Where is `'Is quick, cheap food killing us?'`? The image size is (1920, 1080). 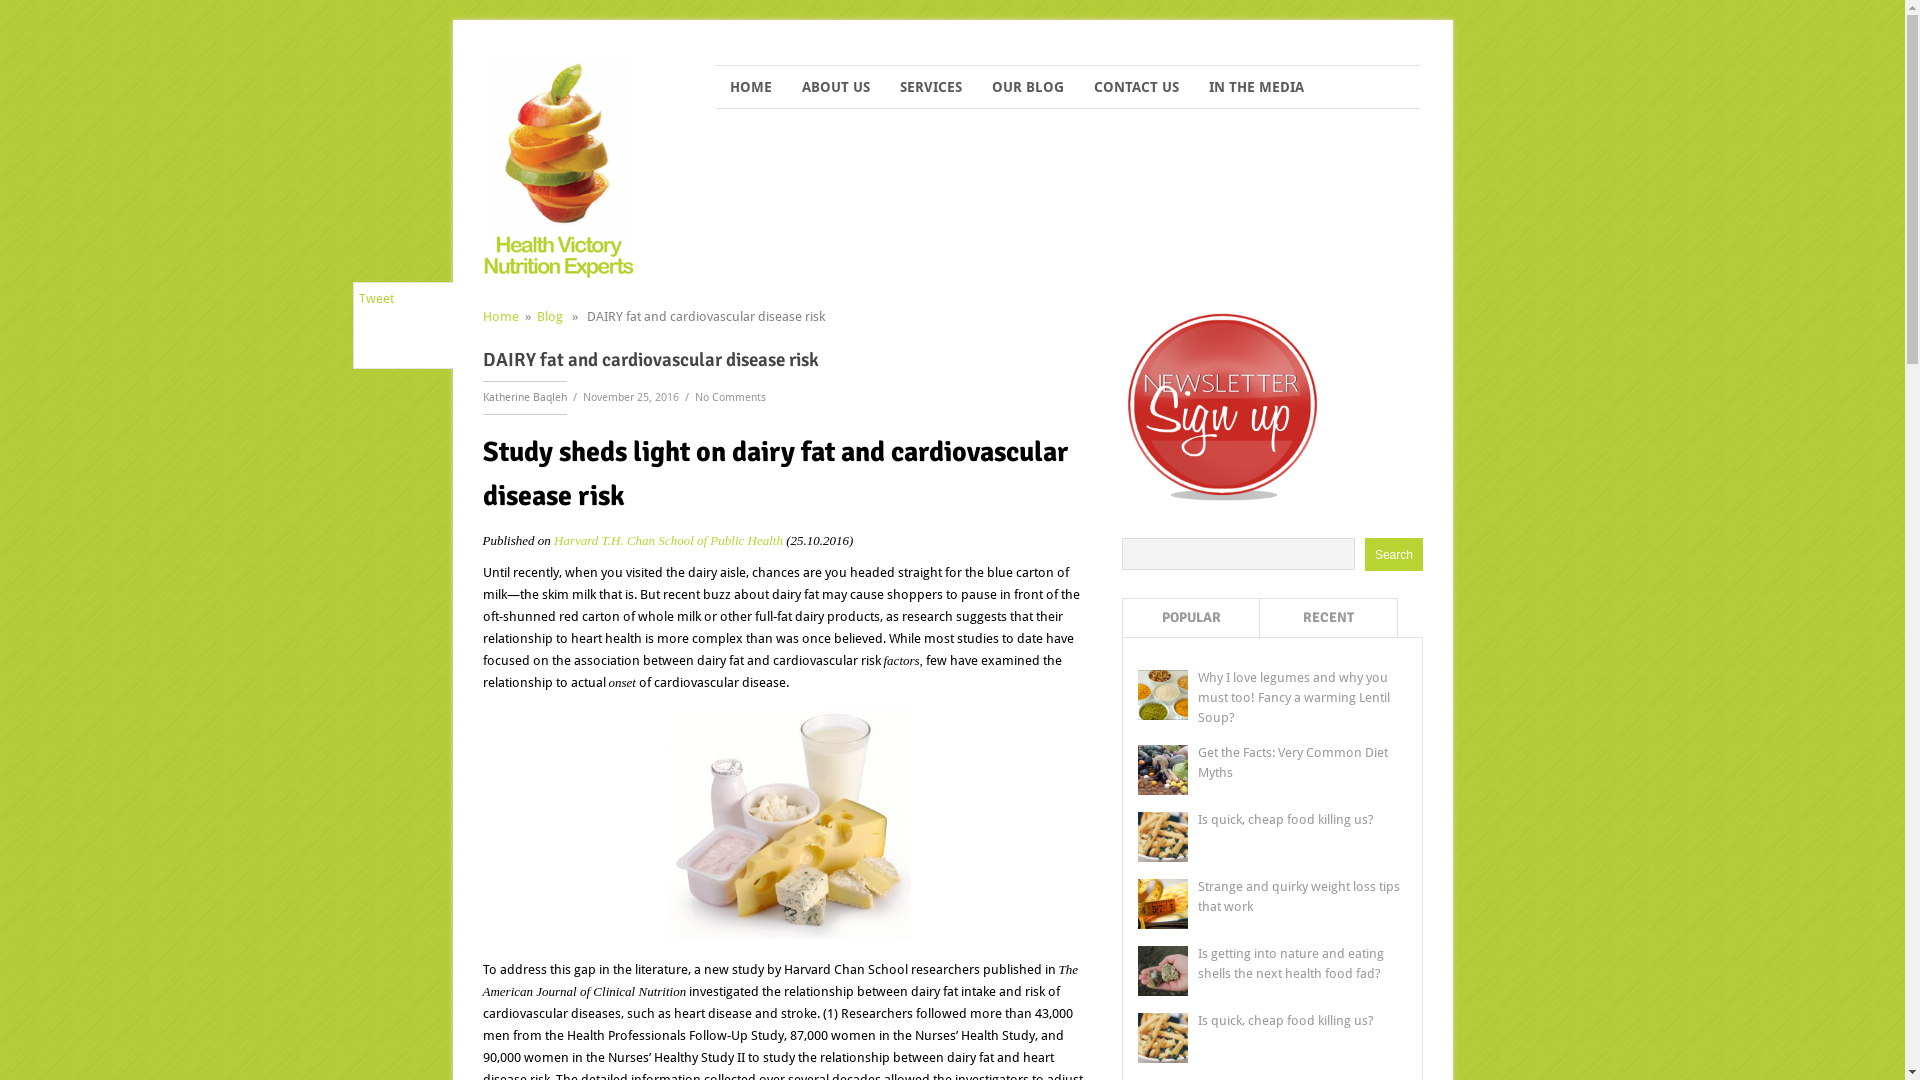
'Is quick, cheap food killing us?' is located at coordinates (1286, 1020).